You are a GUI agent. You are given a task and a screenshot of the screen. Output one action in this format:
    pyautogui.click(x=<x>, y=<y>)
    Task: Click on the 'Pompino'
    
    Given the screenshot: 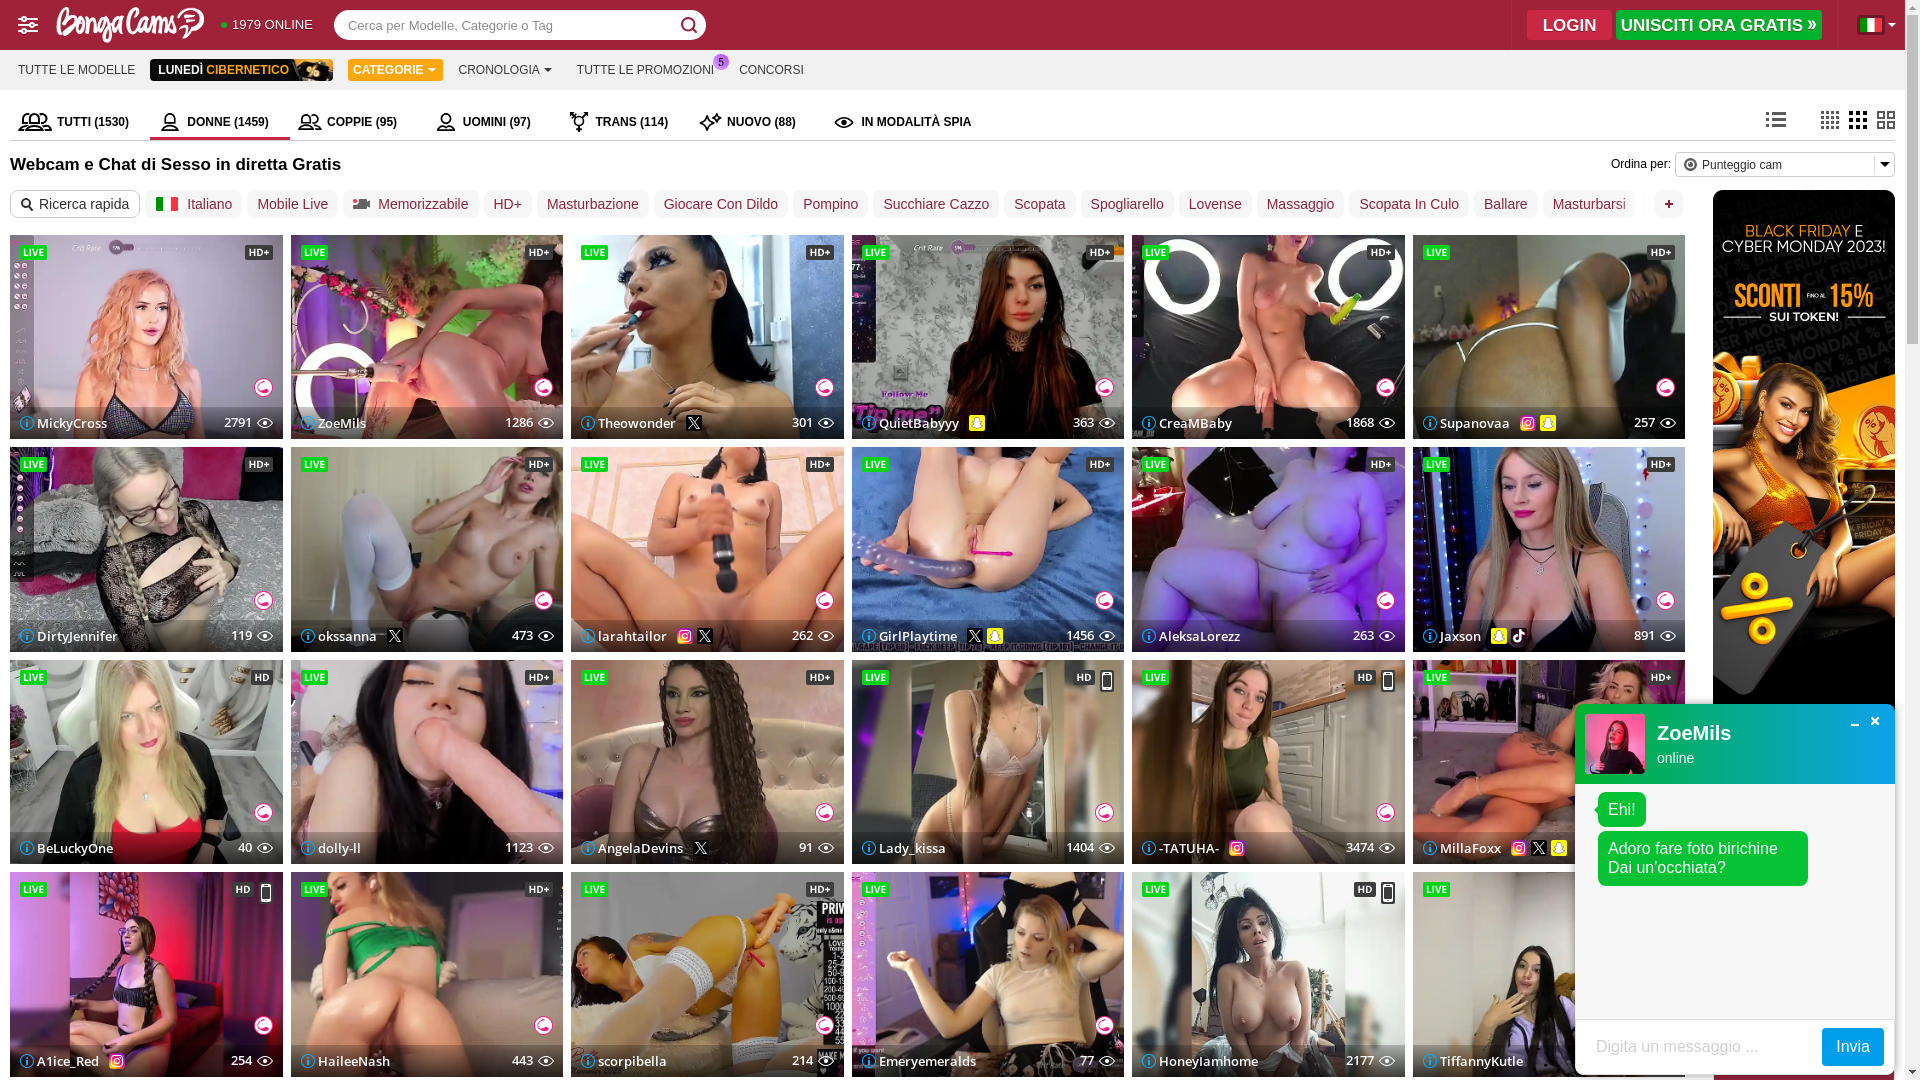 What is the action you would take?
    pyautogui.click(x=830, y=204)
    